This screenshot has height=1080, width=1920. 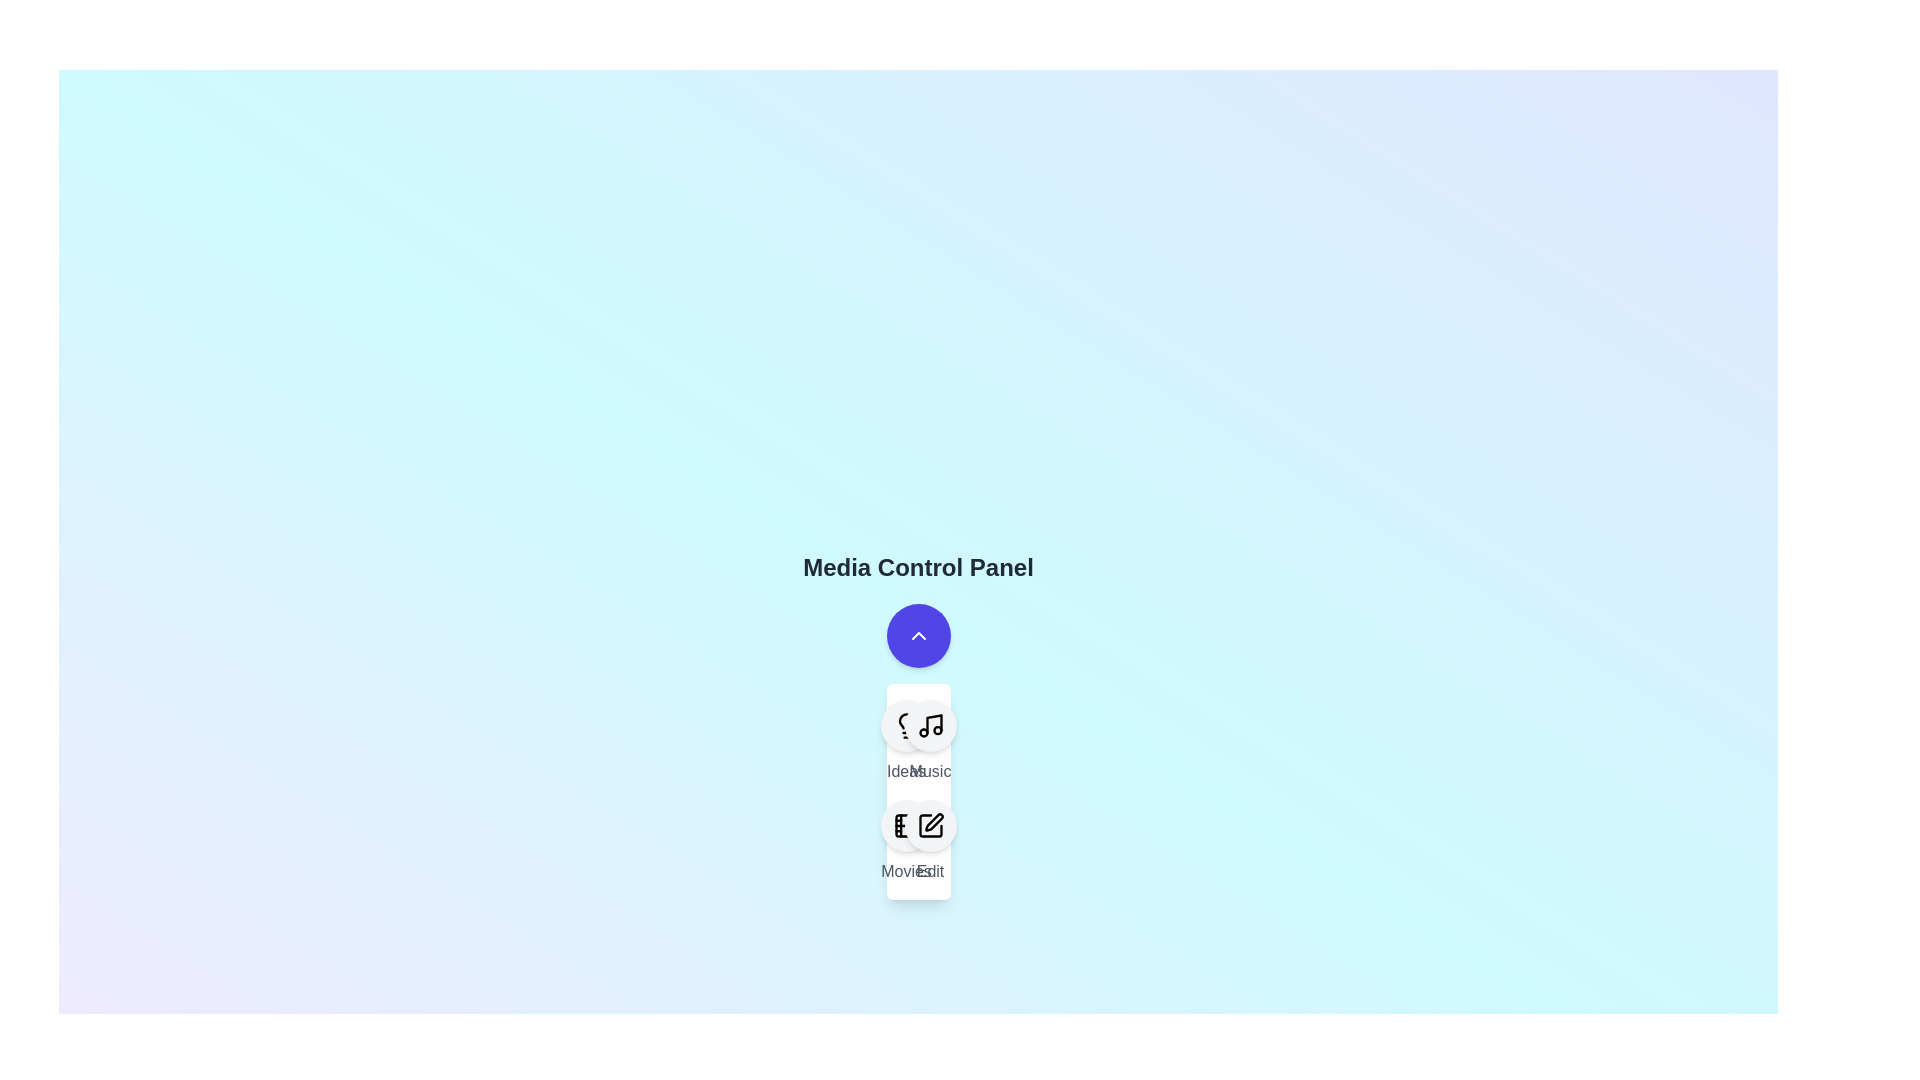 What do you see at coordinates (929, 825) in the screenshot?
I see `the Edit option in the menu` at bounding box center [929, 825].